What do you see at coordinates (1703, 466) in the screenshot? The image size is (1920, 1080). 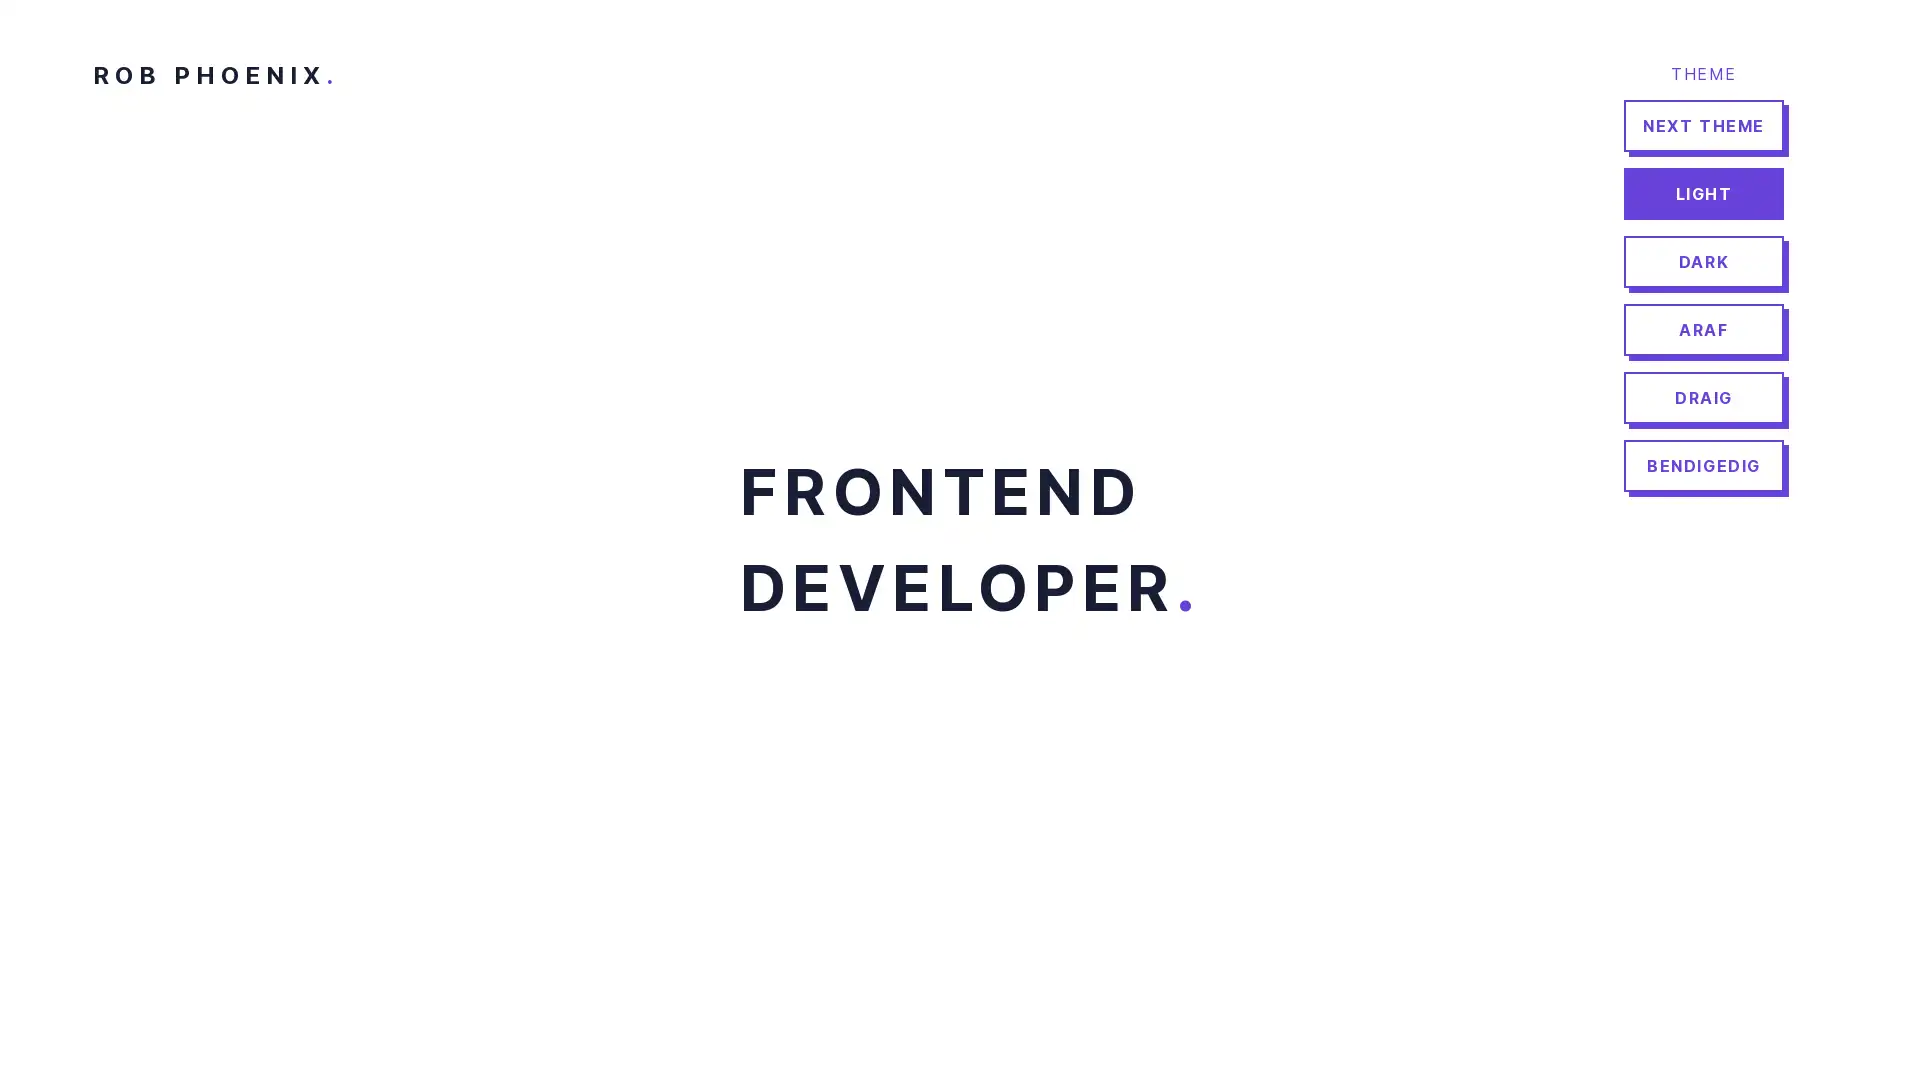 I see `BENDIGEDIG` at bounding box center [1703, 466].